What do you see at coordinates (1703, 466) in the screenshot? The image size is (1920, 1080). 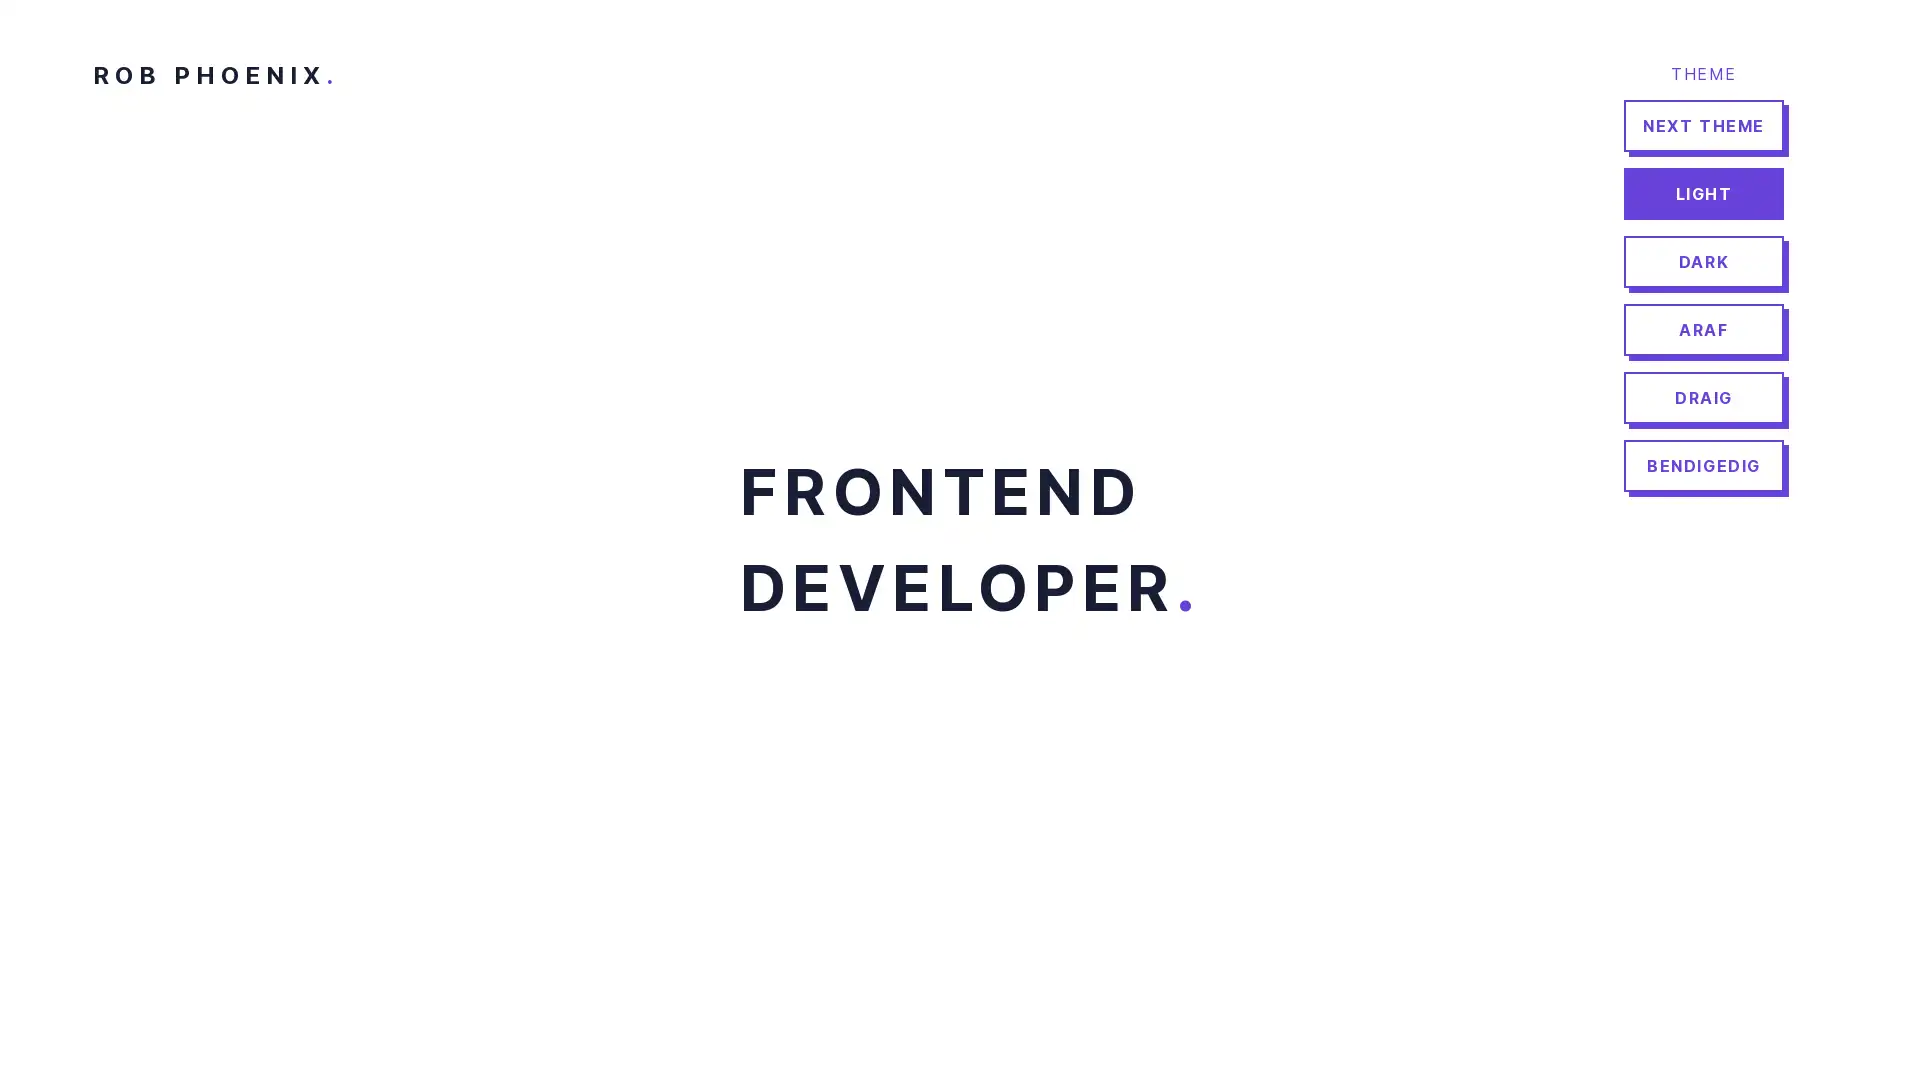 I see `BENDIGEDIG` at bounding box center [1703, 466].